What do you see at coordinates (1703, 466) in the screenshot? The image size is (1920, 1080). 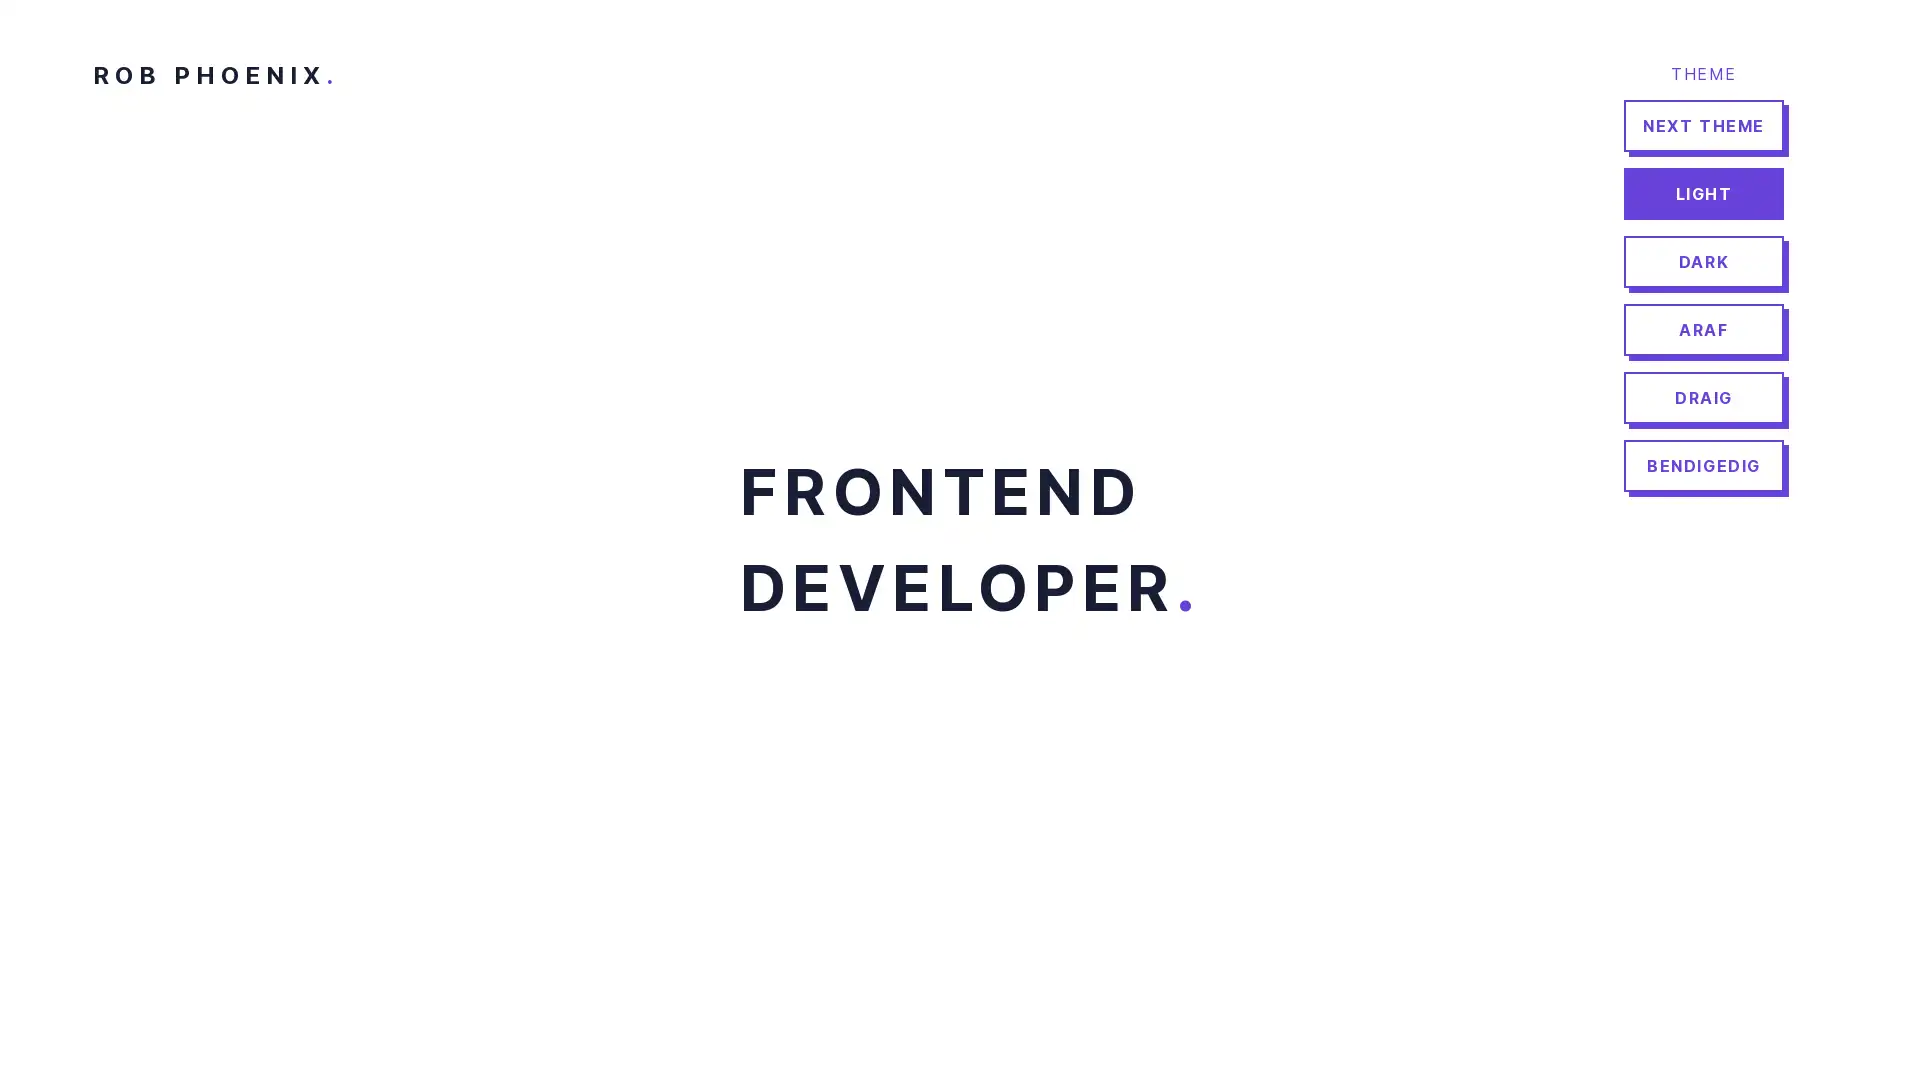 I see `BENDIGEDIG` at bounding box center [1703, 466].